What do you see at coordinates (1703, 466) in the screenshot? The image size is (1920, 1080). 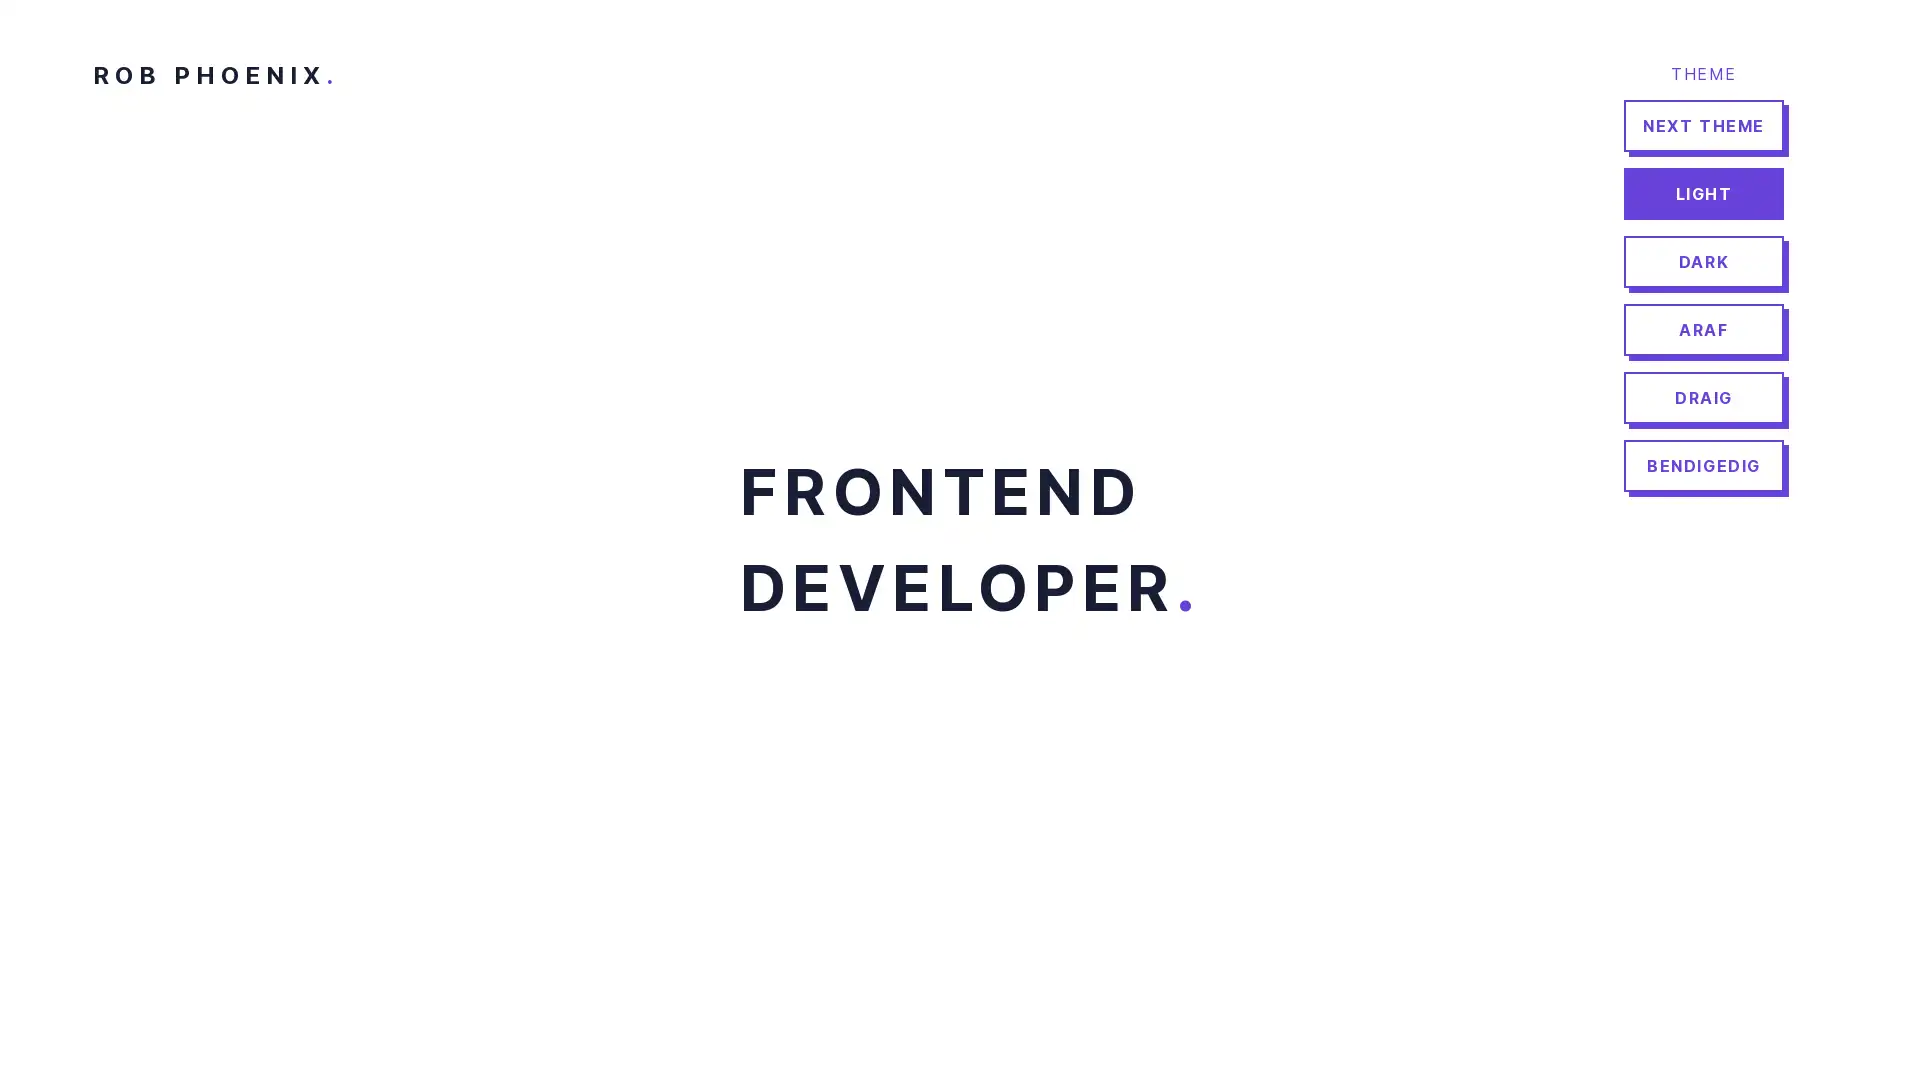 I see `BENDIGEDIG` at bounding box center [1703, 466].